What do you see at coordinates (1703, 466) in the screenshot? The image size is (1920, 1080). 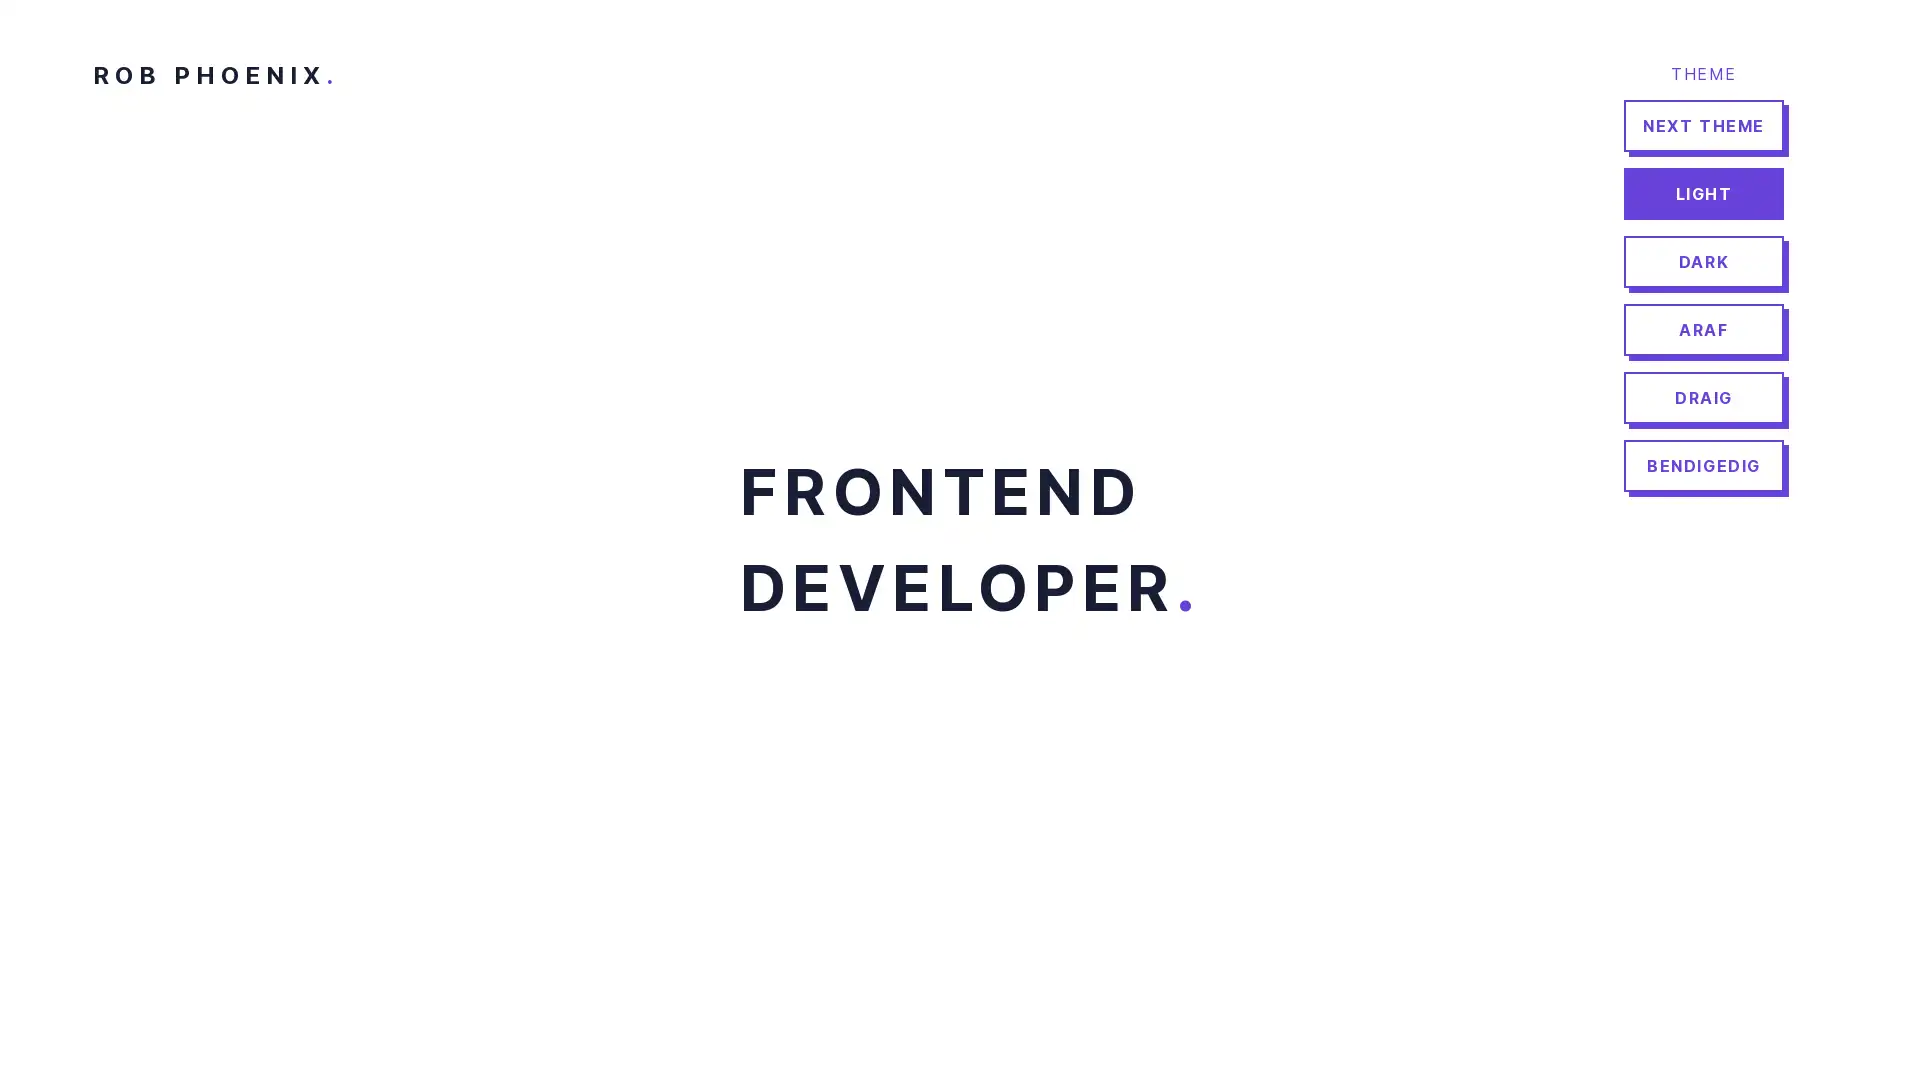 I see `BENDIGEDIG` at bounding box center [1703, 466].